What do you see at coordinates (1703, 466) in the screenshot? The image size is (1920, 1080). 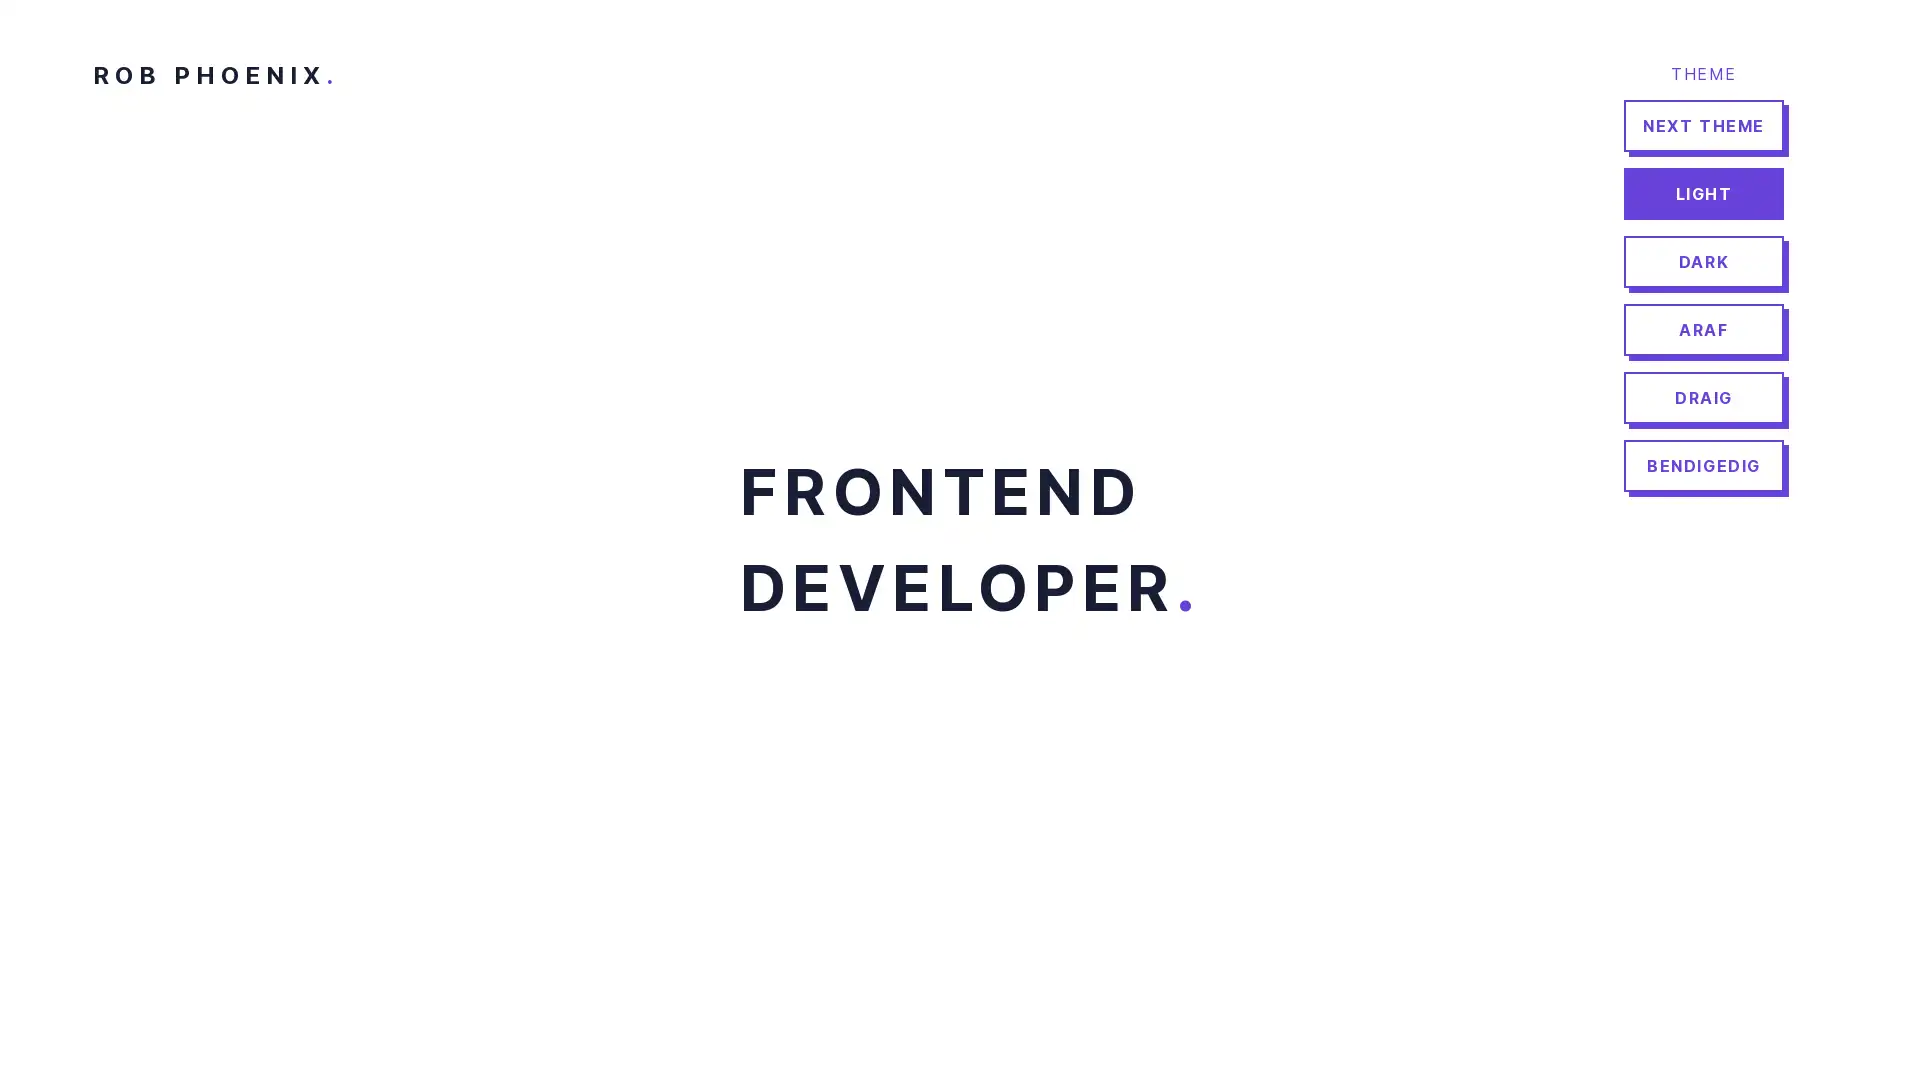 I see `BENDIGEDIG` at bounding box center [1703, 466].